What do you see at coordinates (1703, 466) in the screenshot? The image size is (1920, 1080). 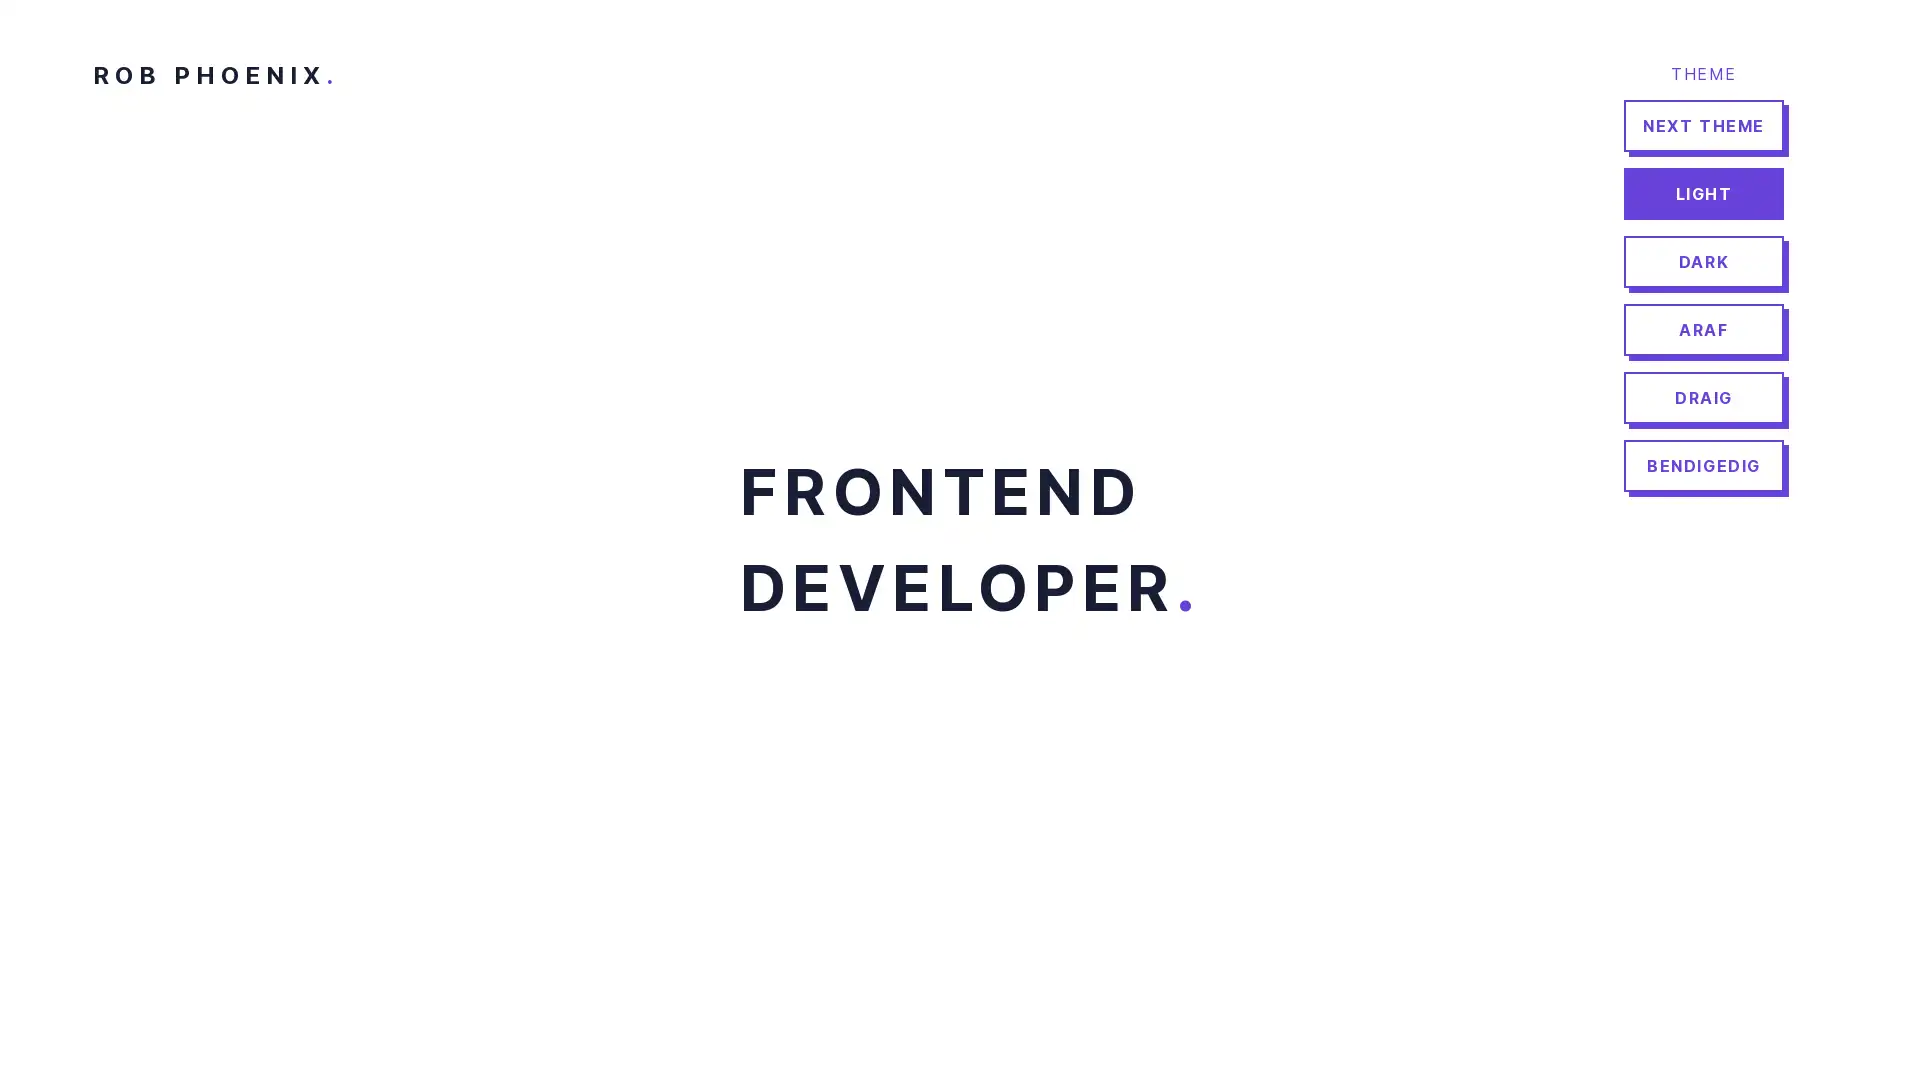 I see `BENDIGEDIG` at bounding box center [1703, 466].